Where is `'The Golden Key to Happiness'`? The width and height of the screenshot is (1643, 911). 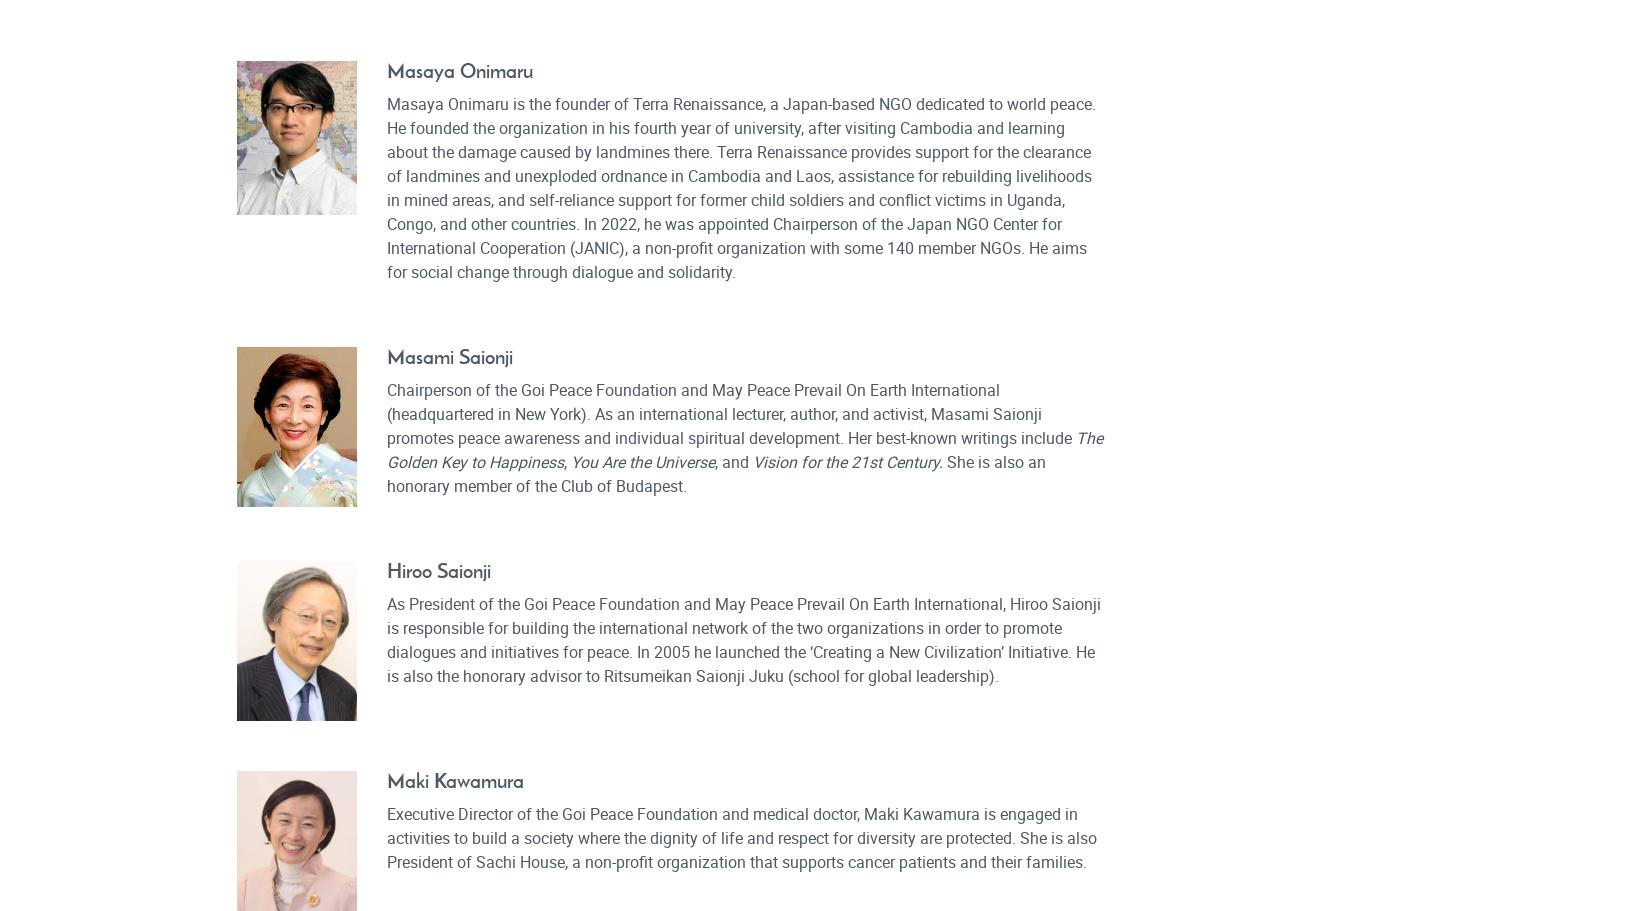
'The Golden Key to Happiness' is located at coordinates (743, 449).